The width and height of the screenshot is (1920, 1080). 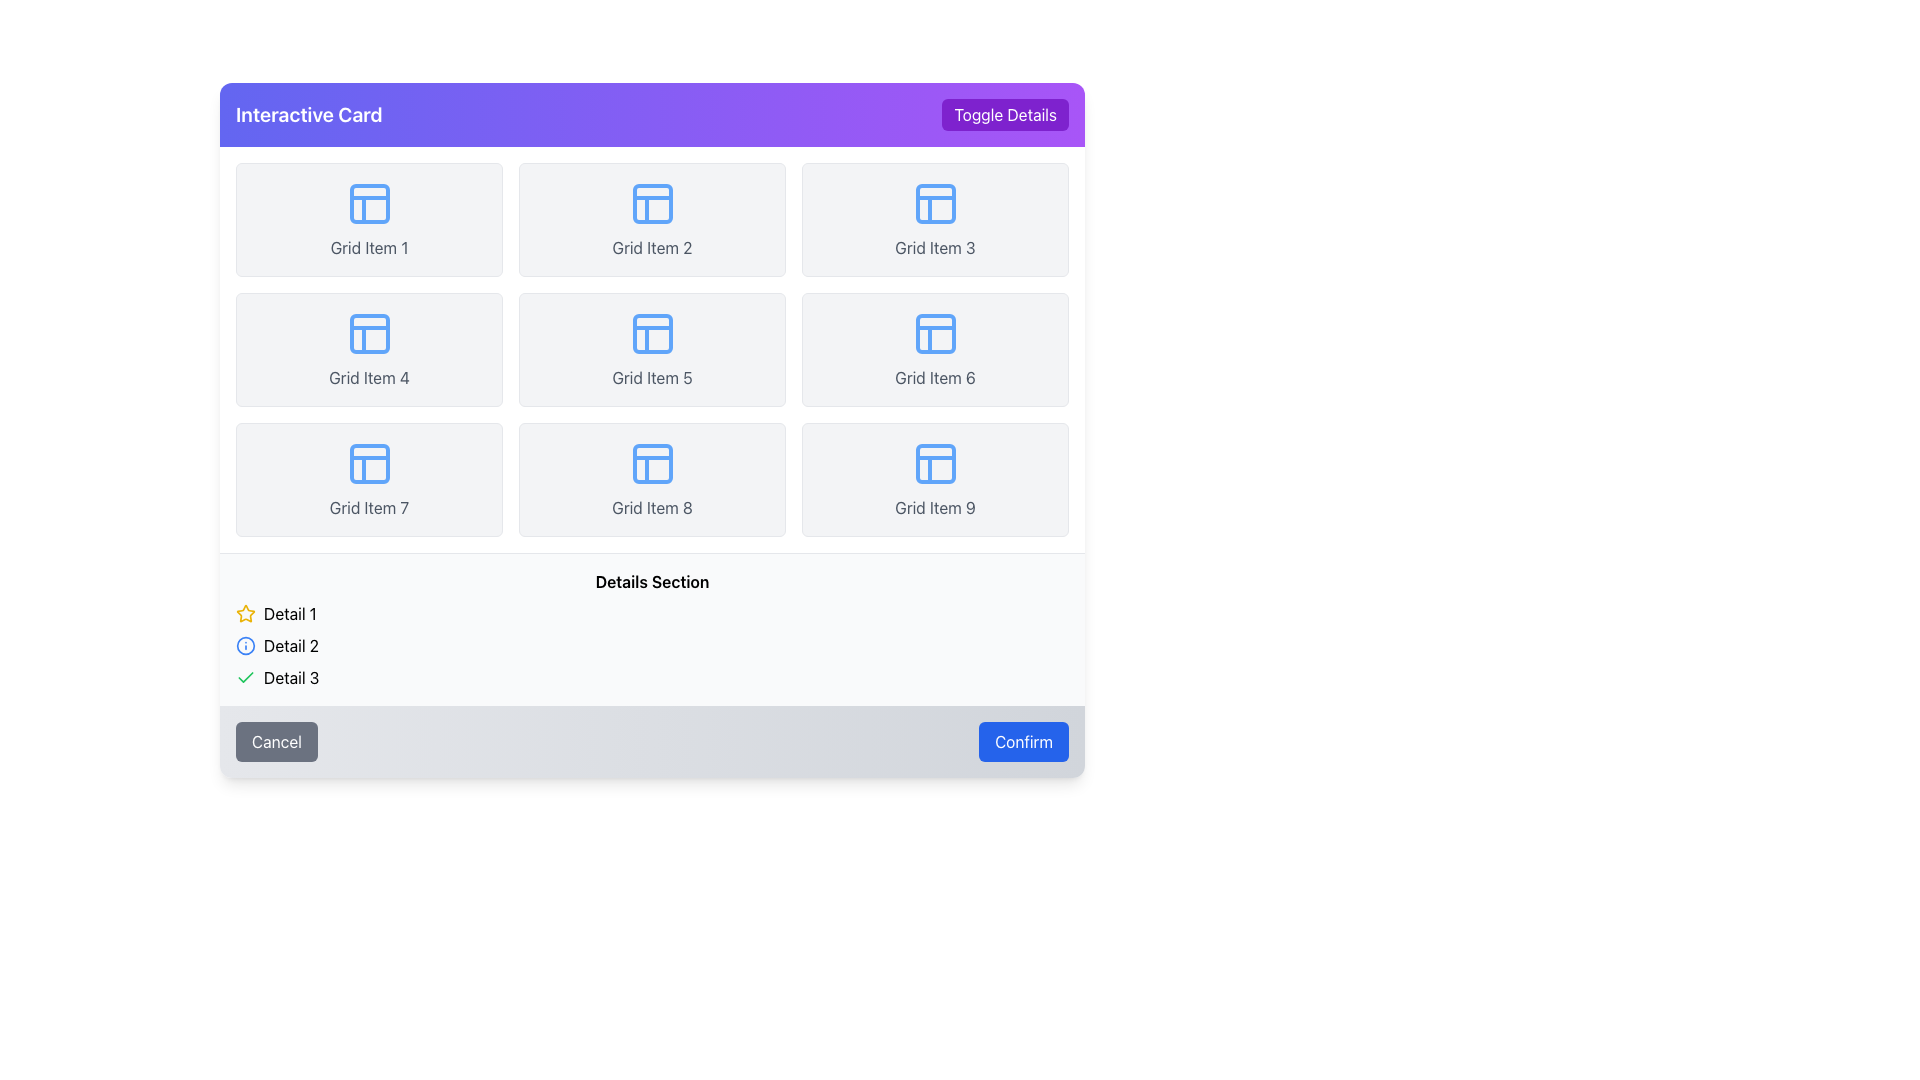 What do you see at coordinates (289, 612) in the screenshot?
I see `the text label located below the grid in the 'Details Section', next to the yellow star icon` at bounding box center [289, 612].